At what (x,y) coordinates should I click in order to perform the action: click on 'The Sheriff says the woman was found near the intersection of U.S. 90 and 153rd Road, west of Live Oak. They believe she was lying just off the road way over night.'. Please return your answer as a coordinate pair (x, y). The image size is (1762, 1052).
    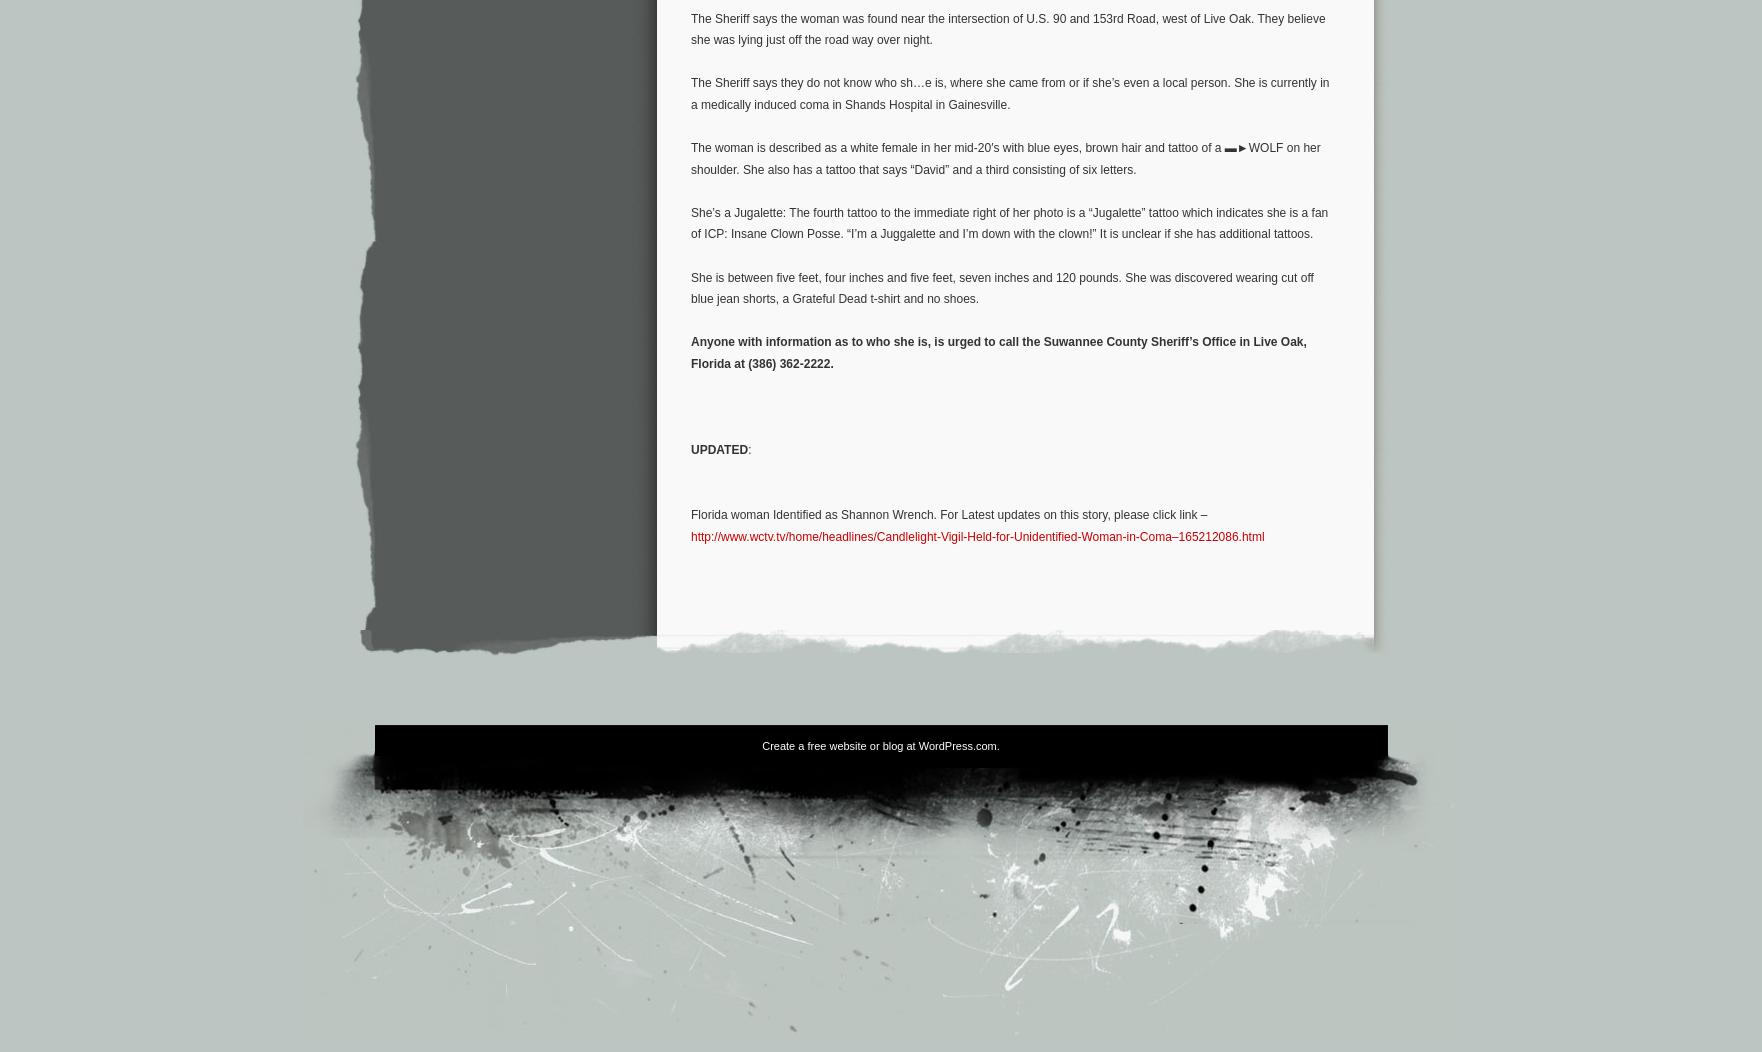
    Looking at the image, I should click on (1008, 29).